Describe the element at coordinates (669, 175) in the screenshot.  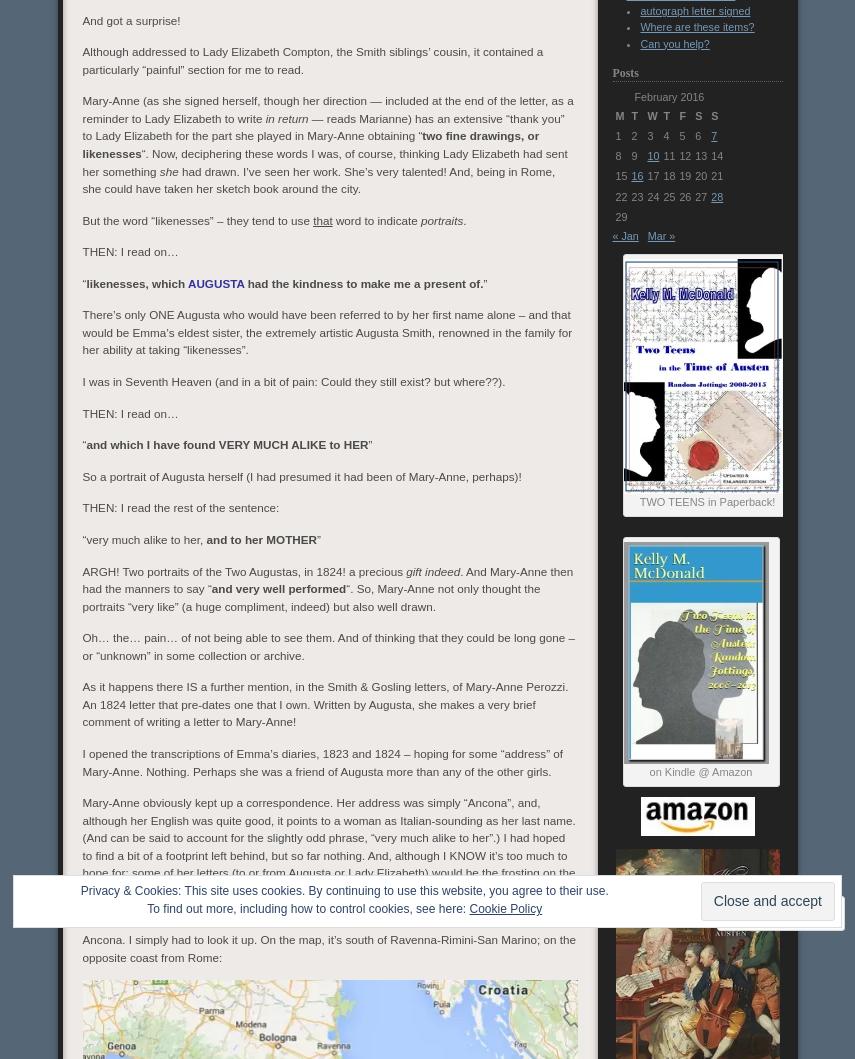
I see `'18'` at that location.